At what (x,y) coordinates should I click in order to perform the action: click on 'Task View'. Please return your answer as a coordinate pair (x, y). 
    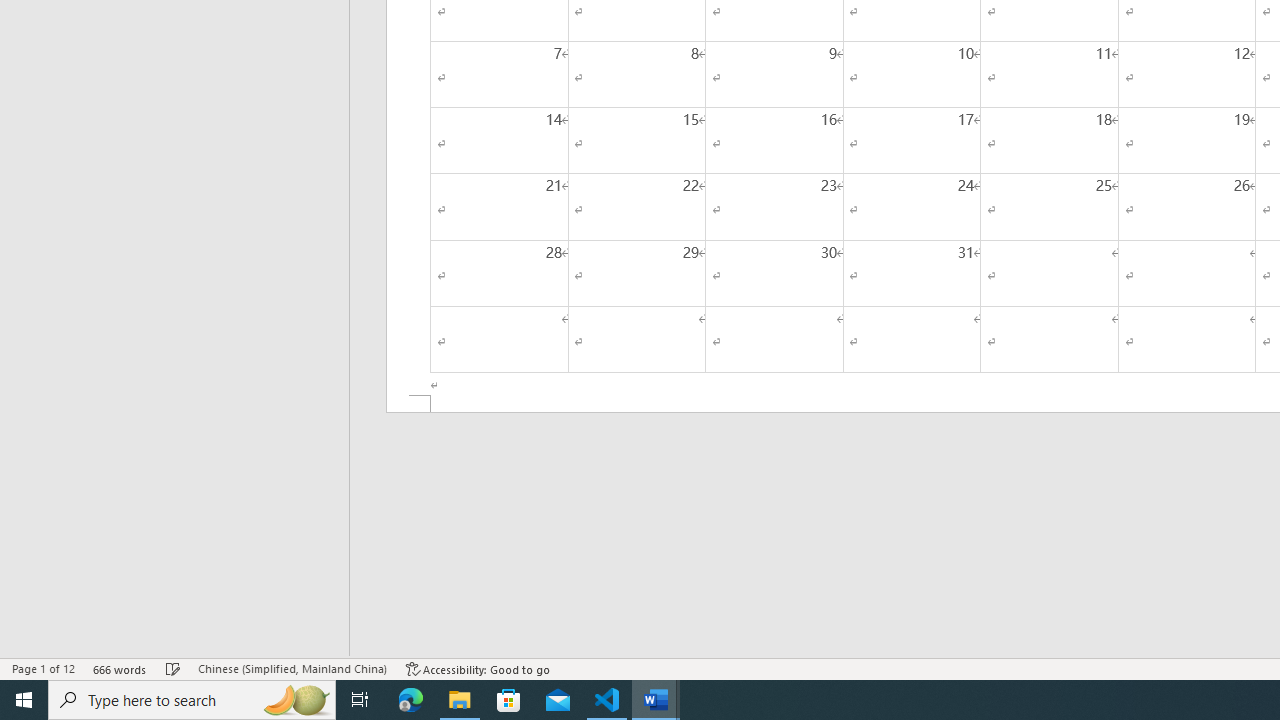
    Looking at the image, I should click on (359, 698).